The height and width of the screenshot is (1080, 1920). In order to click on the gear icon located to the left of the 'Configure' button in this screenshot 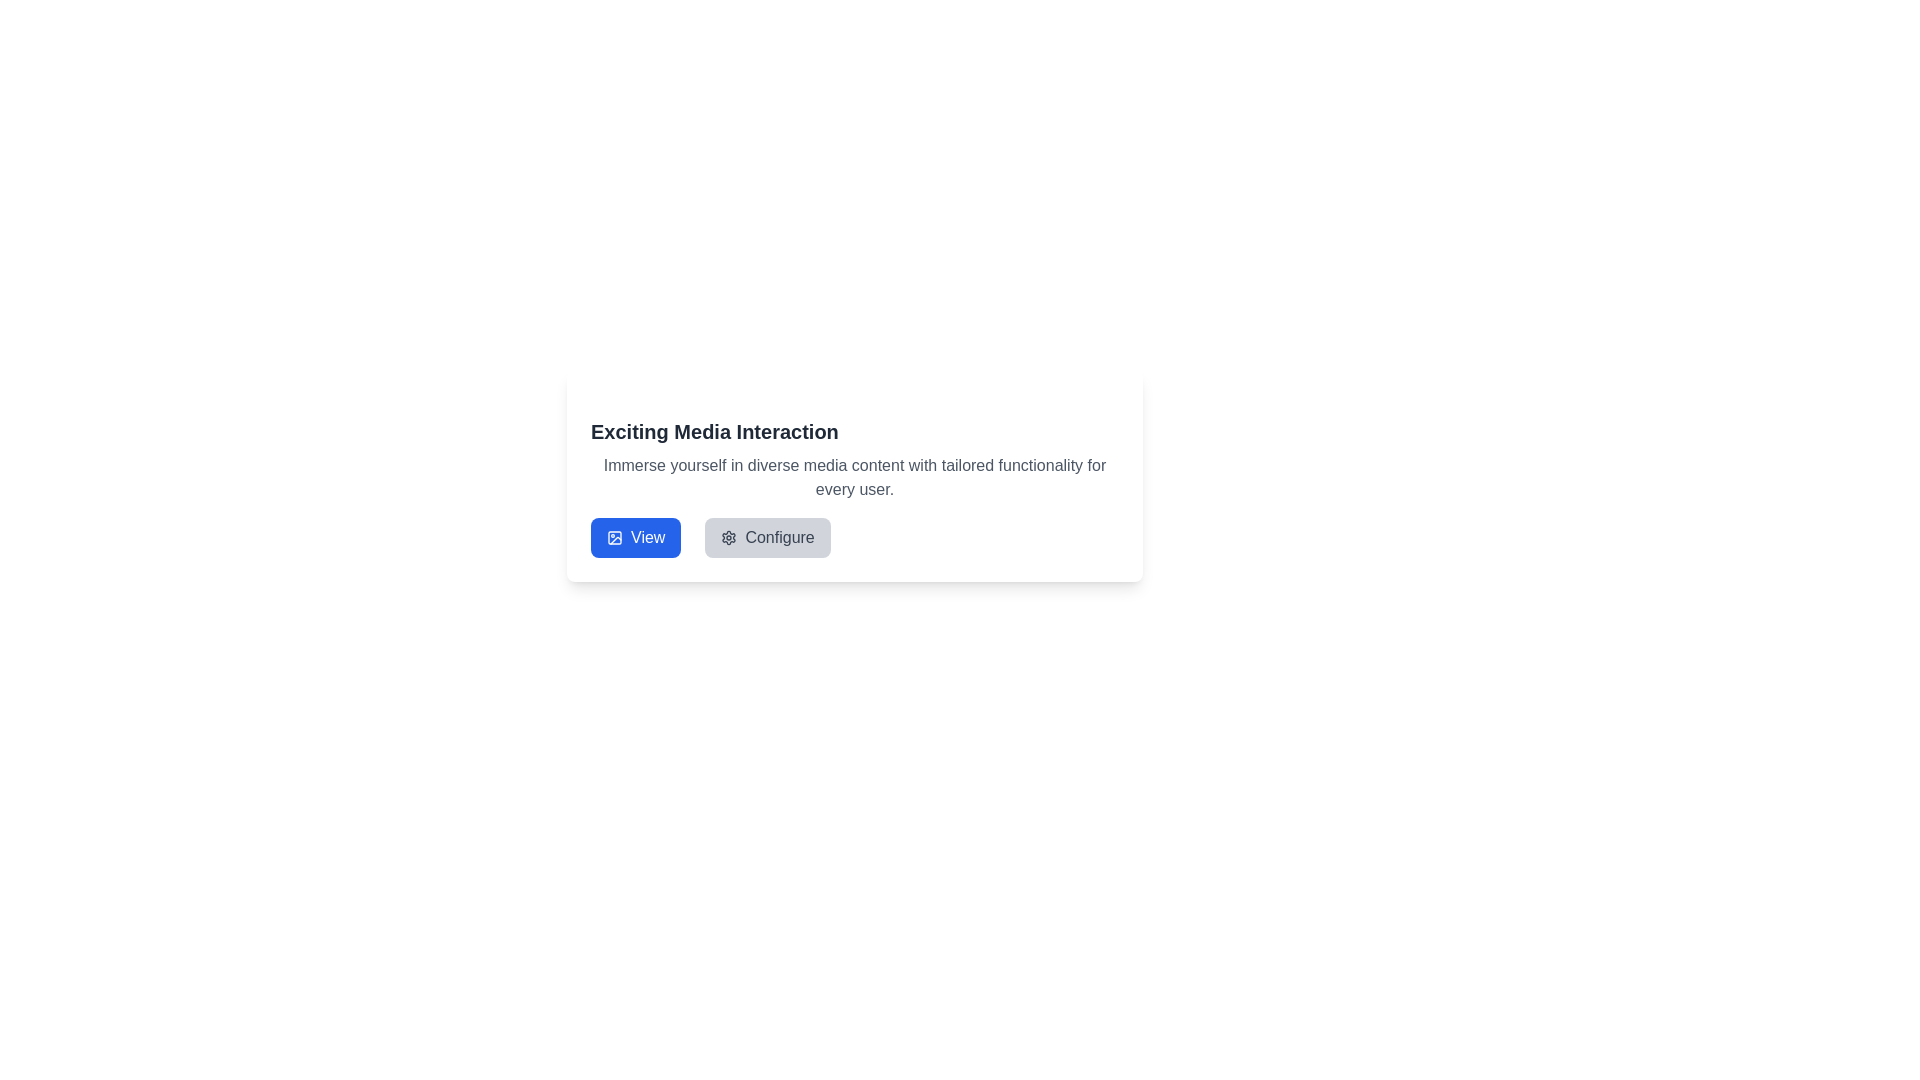, I will do `click(728, 536)`.